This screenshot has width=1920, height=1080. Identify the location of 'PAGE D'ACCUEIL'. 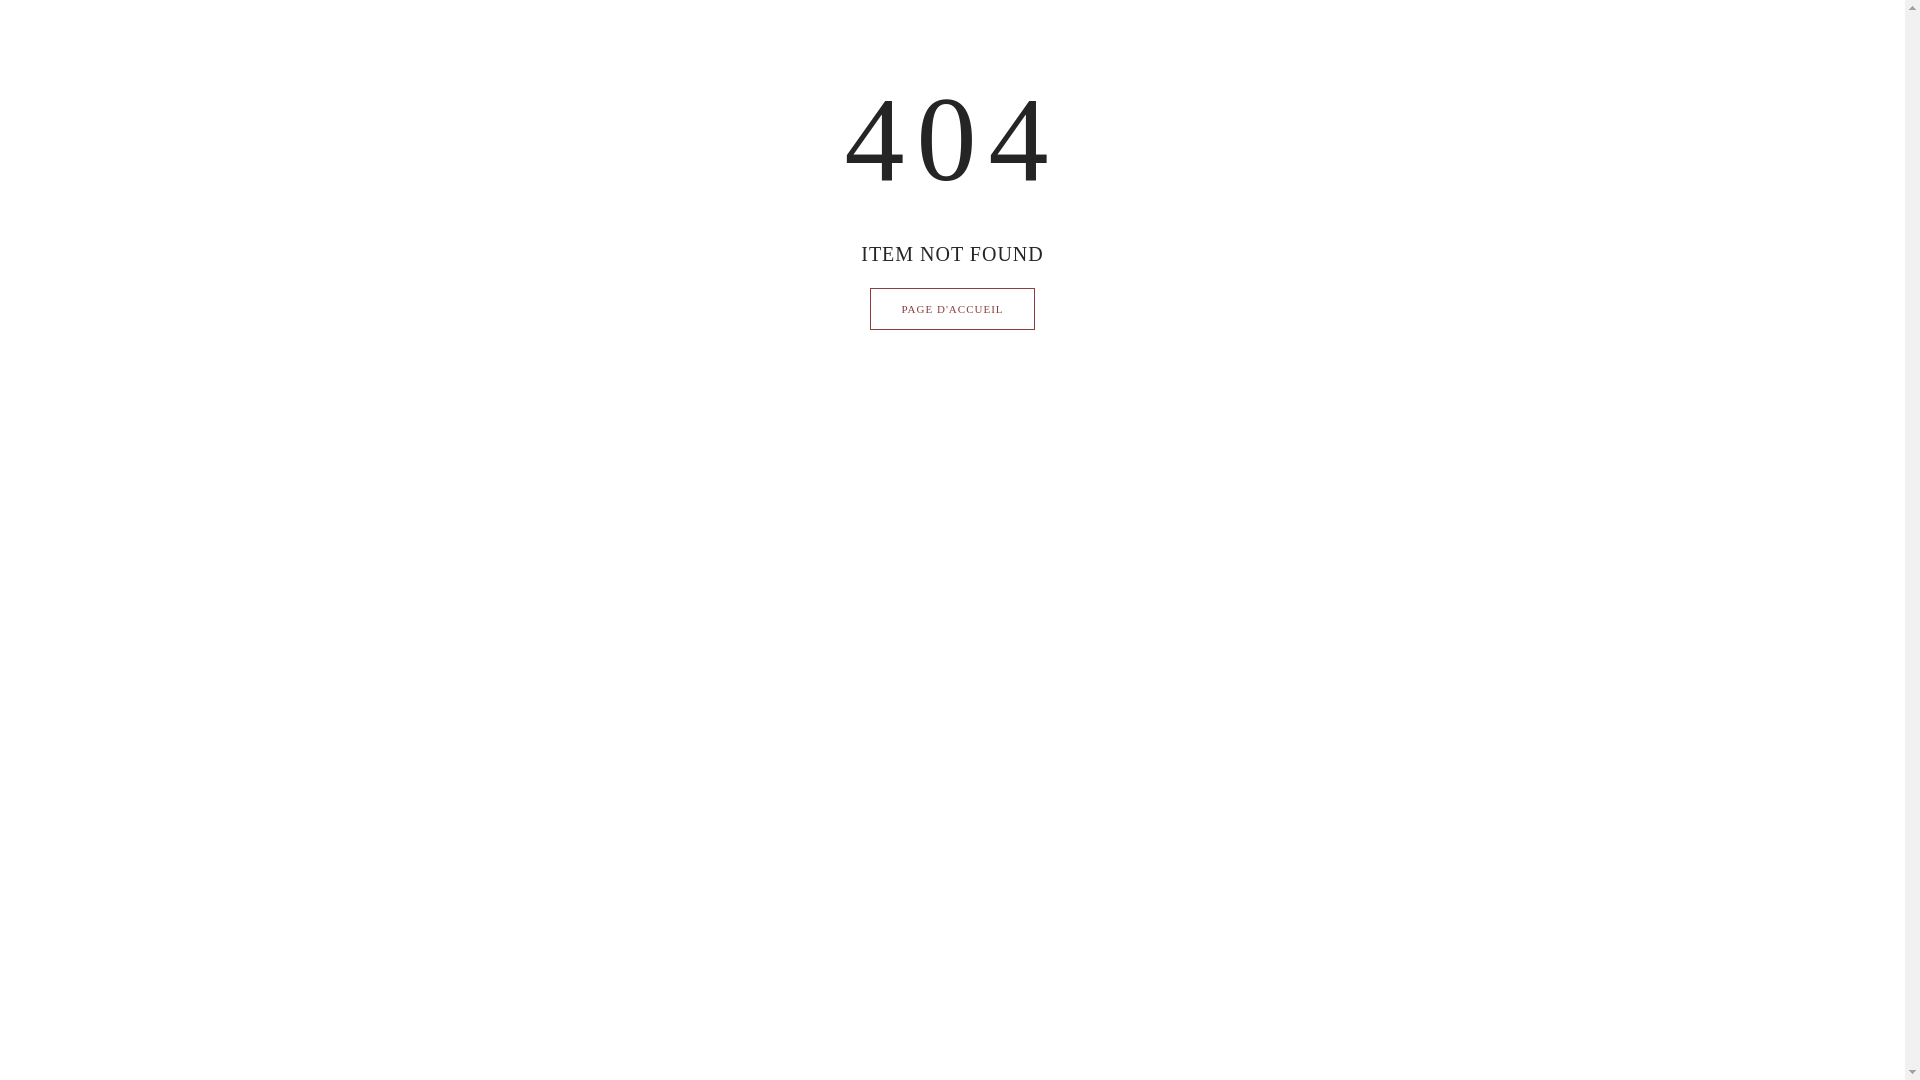
(950, 308).